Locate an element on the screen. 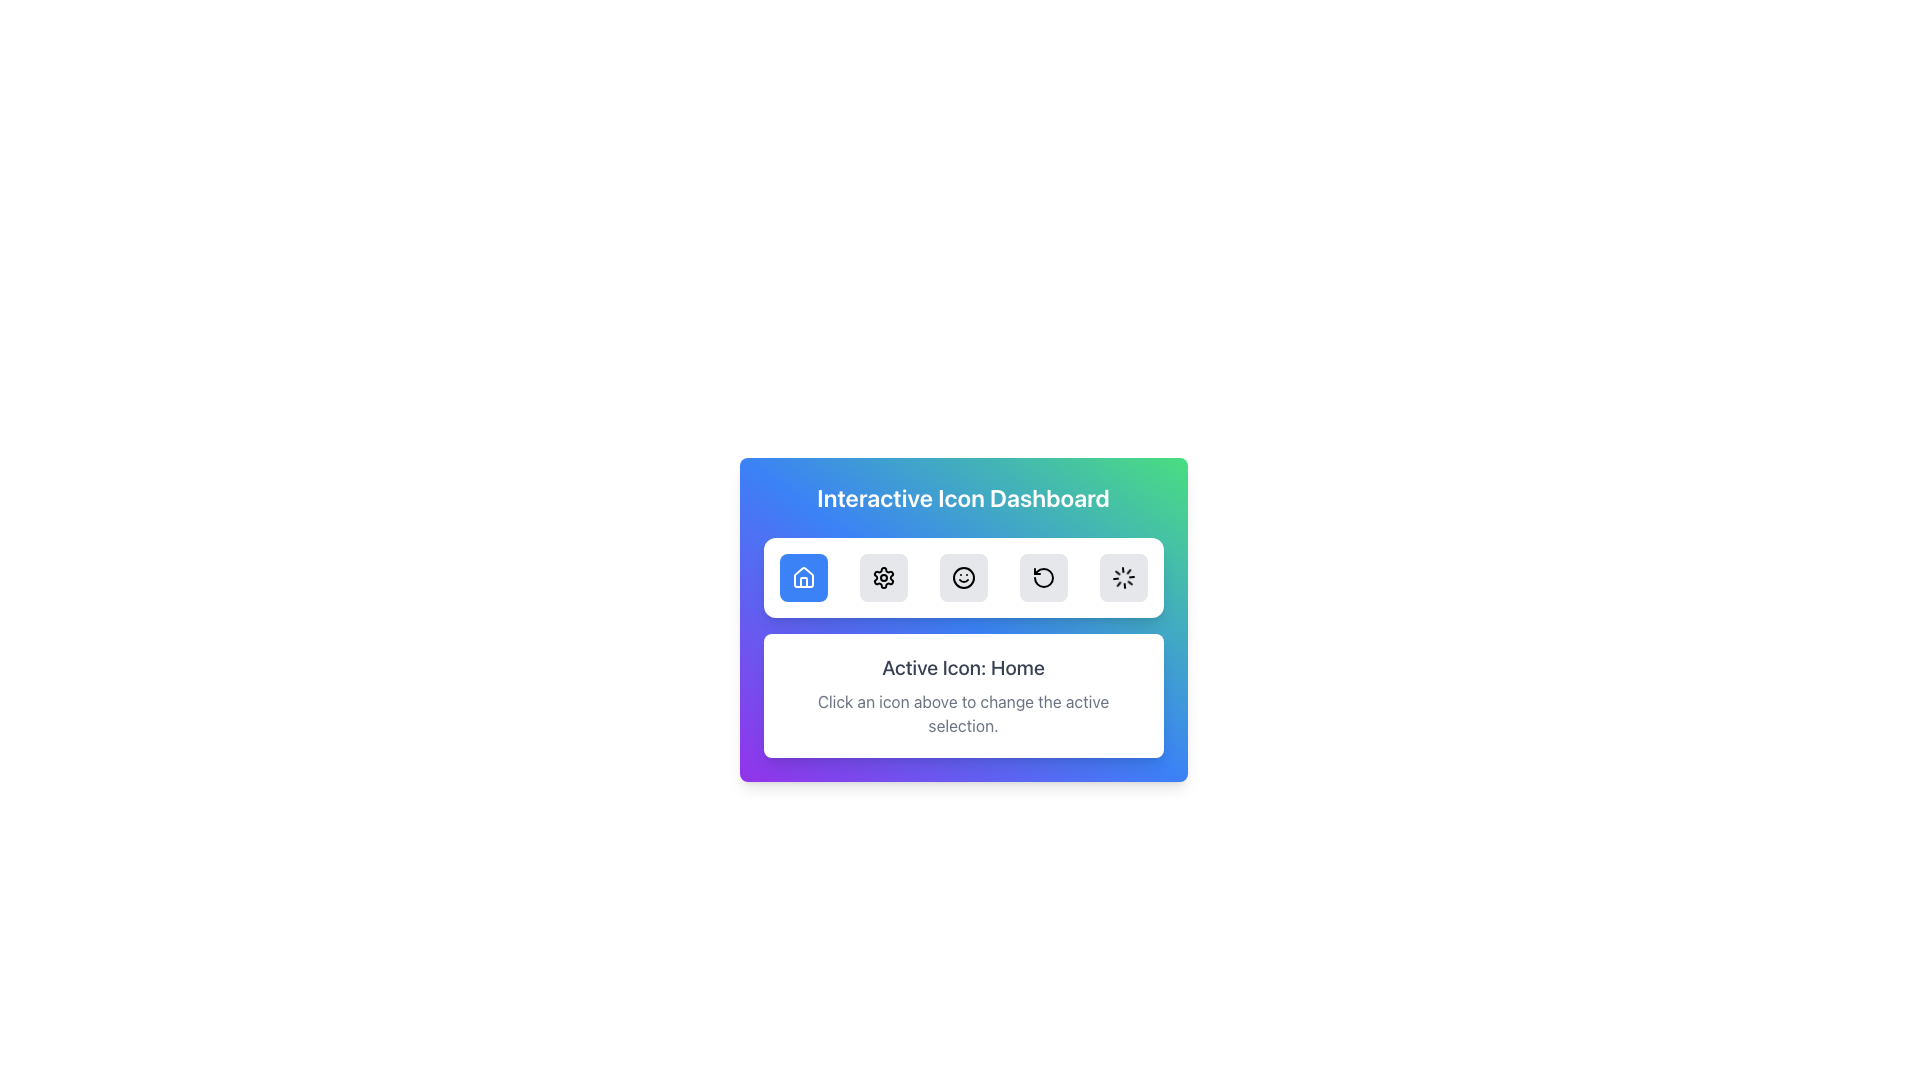  the Circular SVG element that forms the border of the smiley face graphic is located at coordinates (963, 578).